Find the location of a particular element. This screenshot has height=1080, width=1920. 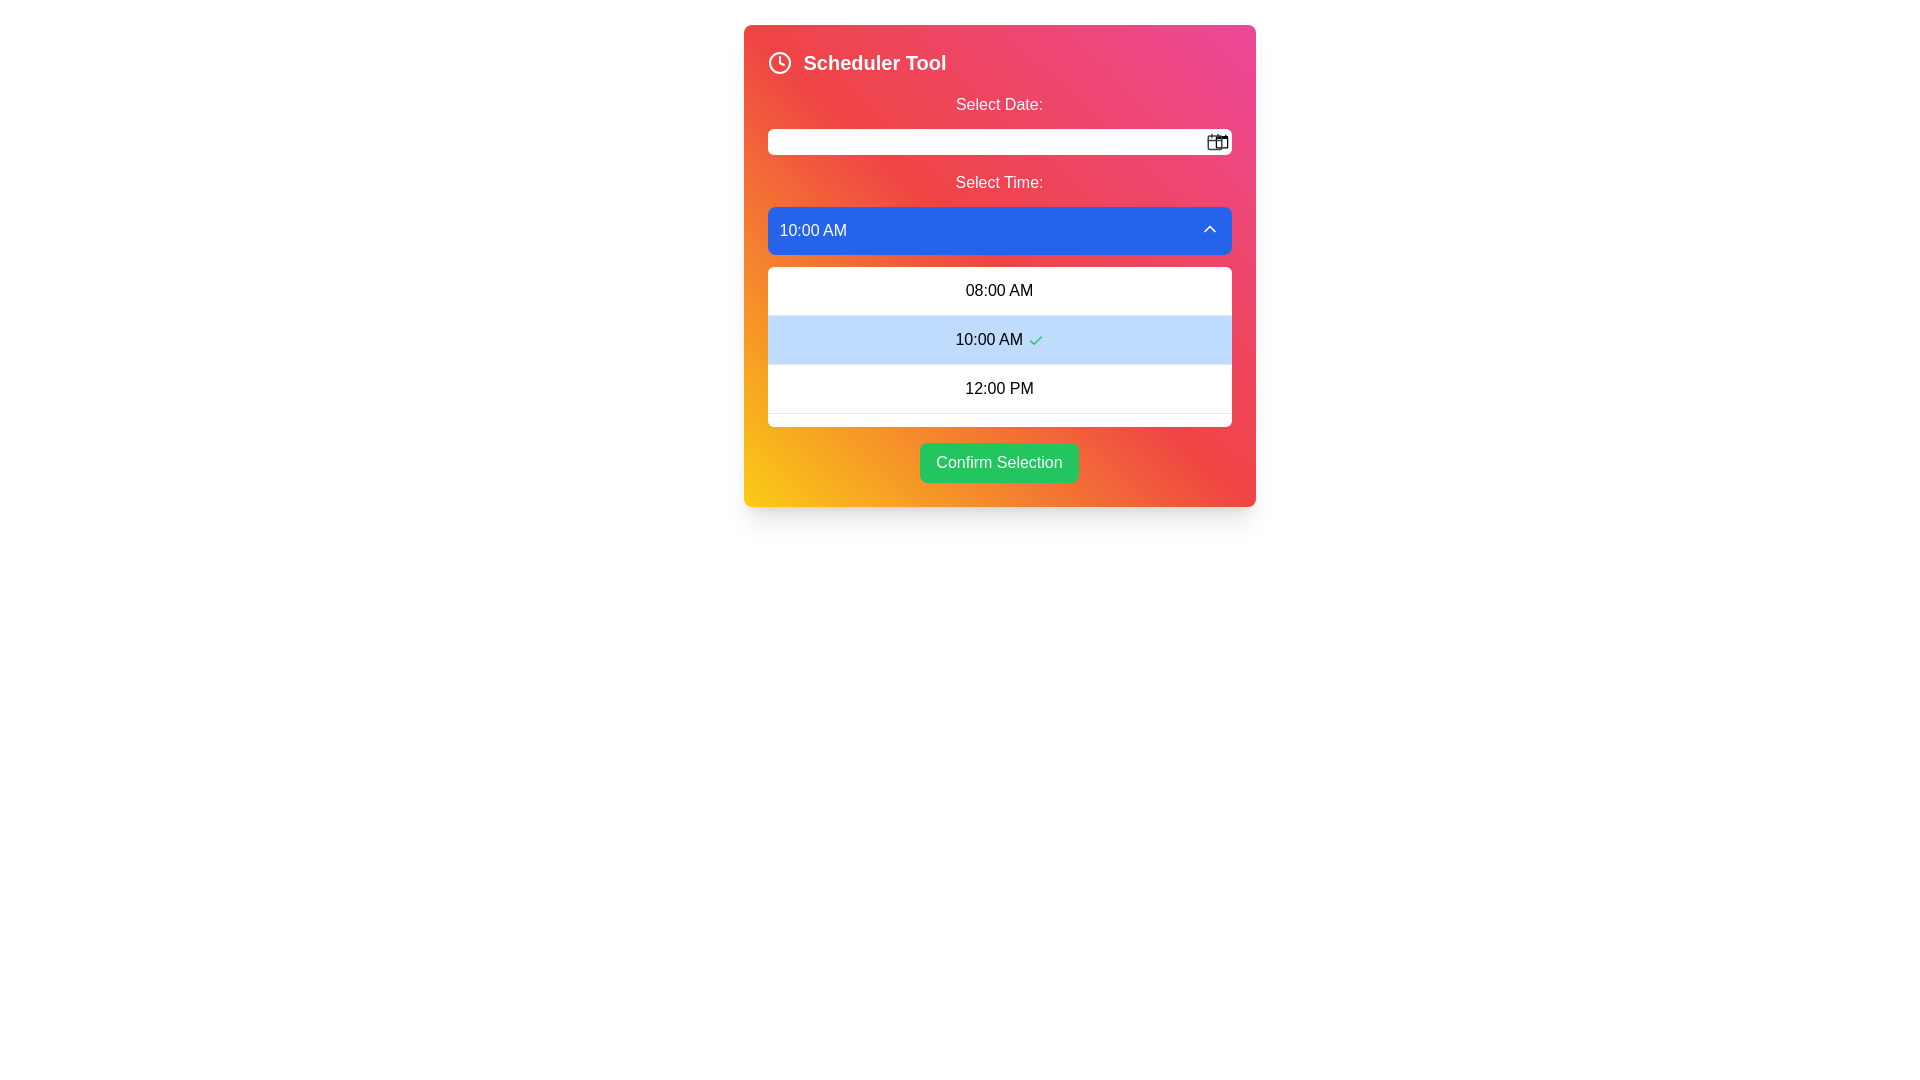

the '10:00 AM' time option button located in the 'Select Time' dropdown menu of the 'Scheduler Tool' interface is located at coordinates (999, 338).